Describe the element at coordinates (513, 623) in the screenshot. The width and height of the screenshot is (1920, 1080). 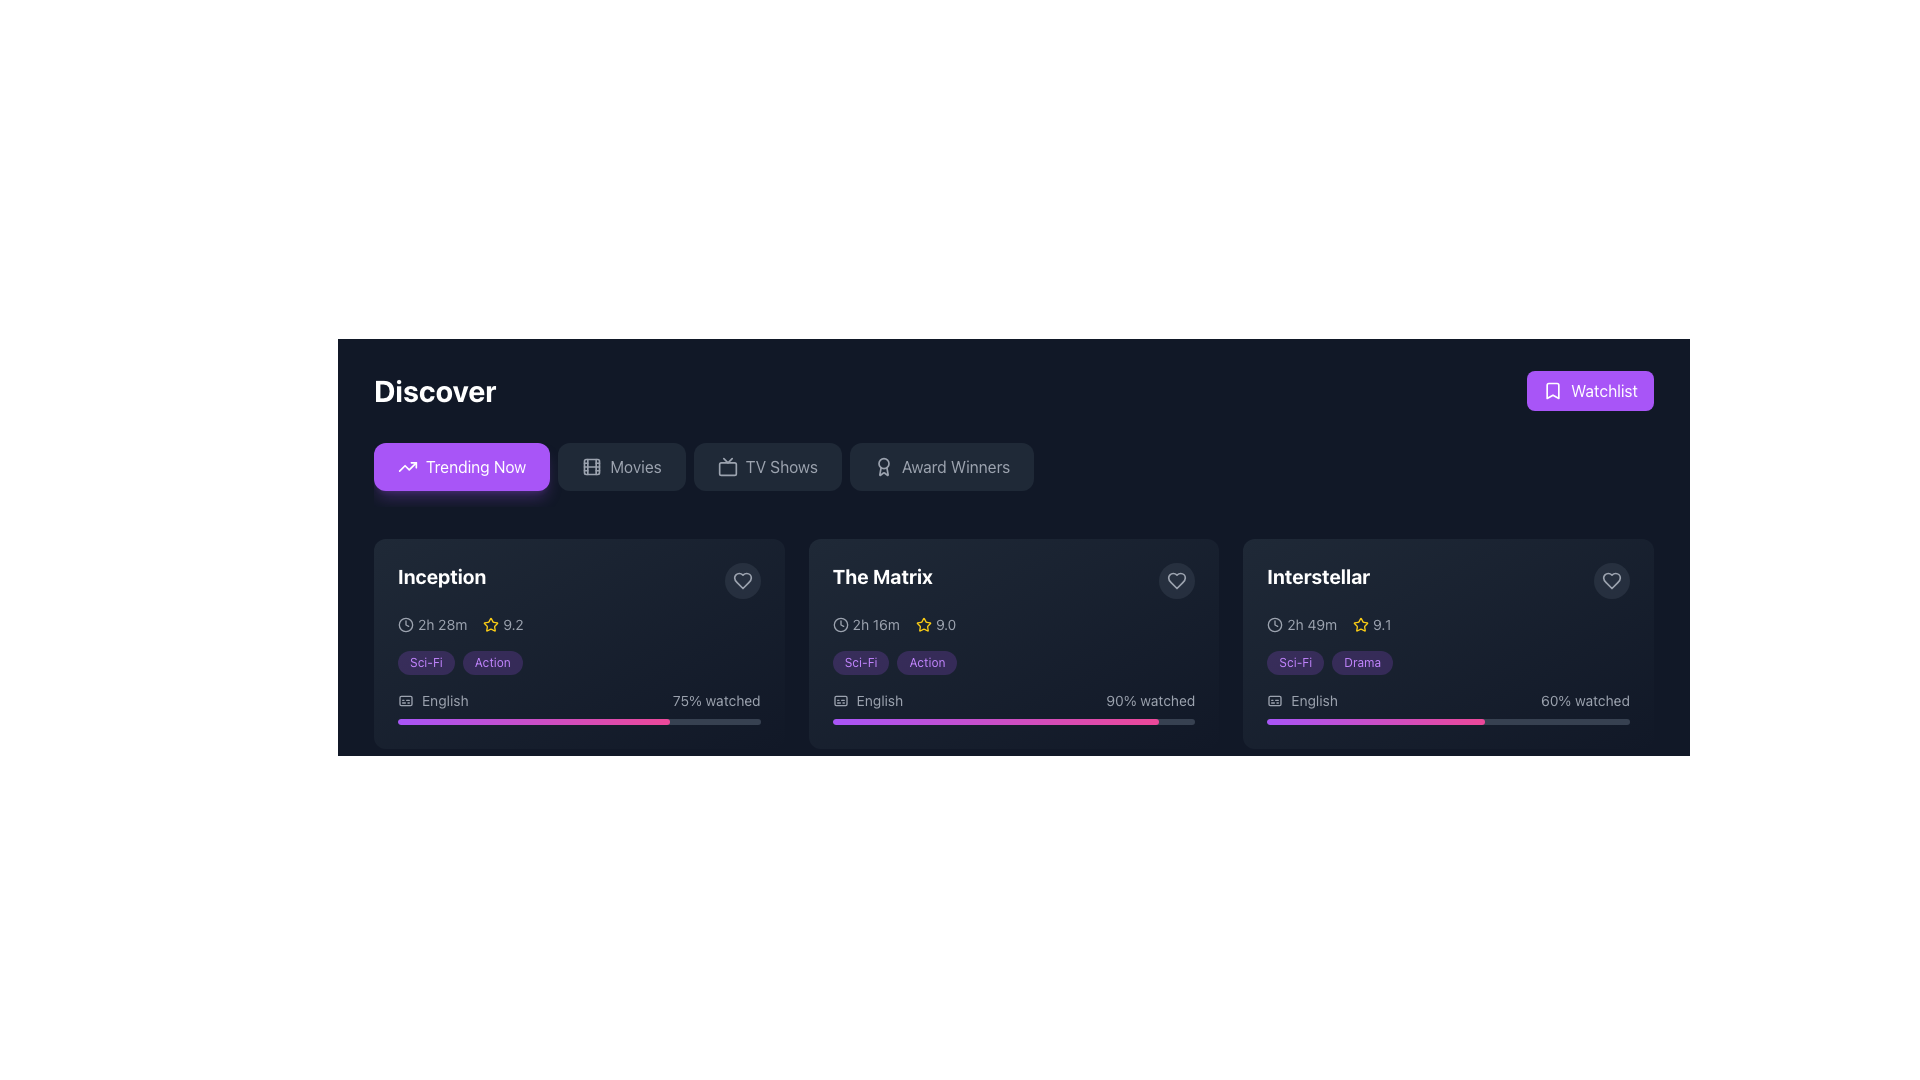
I see `the static text label displaying the number '9.2' that represents a rating, located to the right of a yellow star icon in the card for the movie 'Inception'` at that location.